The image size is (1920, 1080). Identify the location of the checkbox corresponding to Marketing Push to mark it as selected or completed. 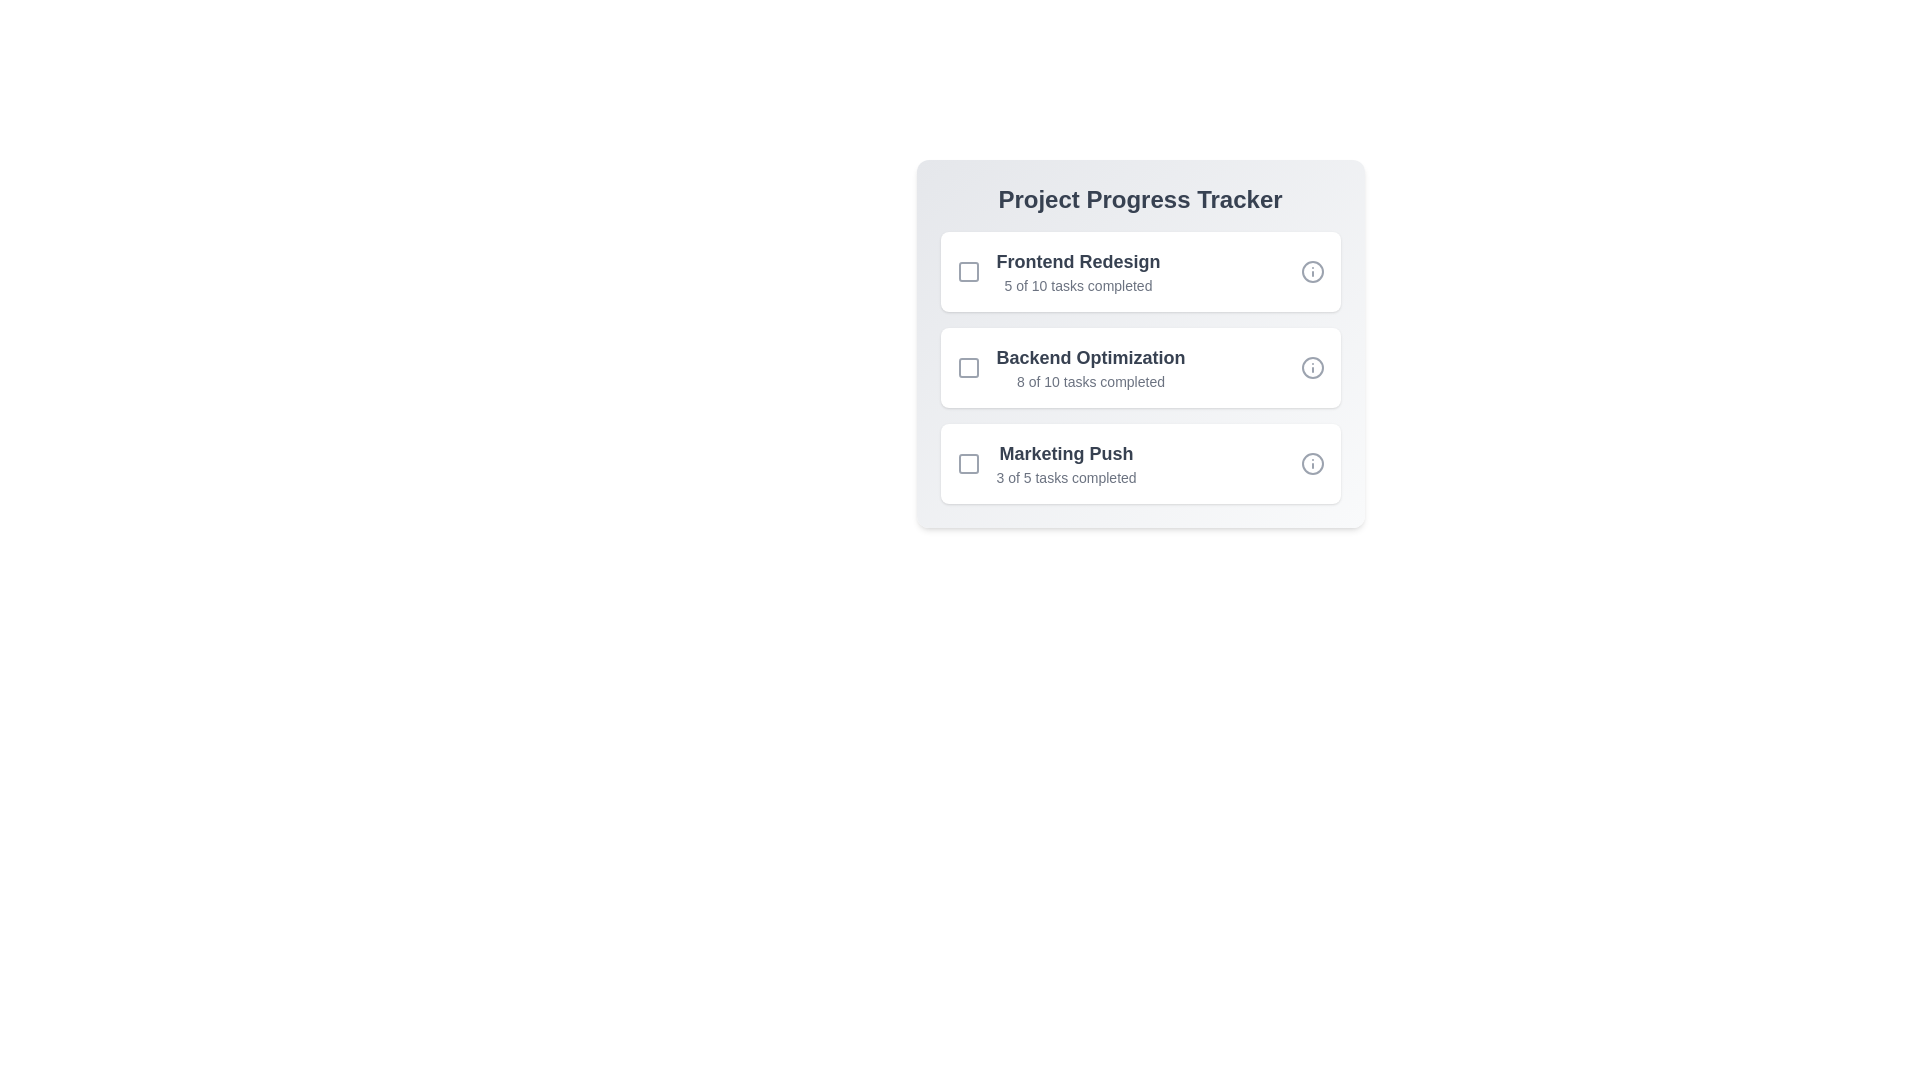
(968, 463).